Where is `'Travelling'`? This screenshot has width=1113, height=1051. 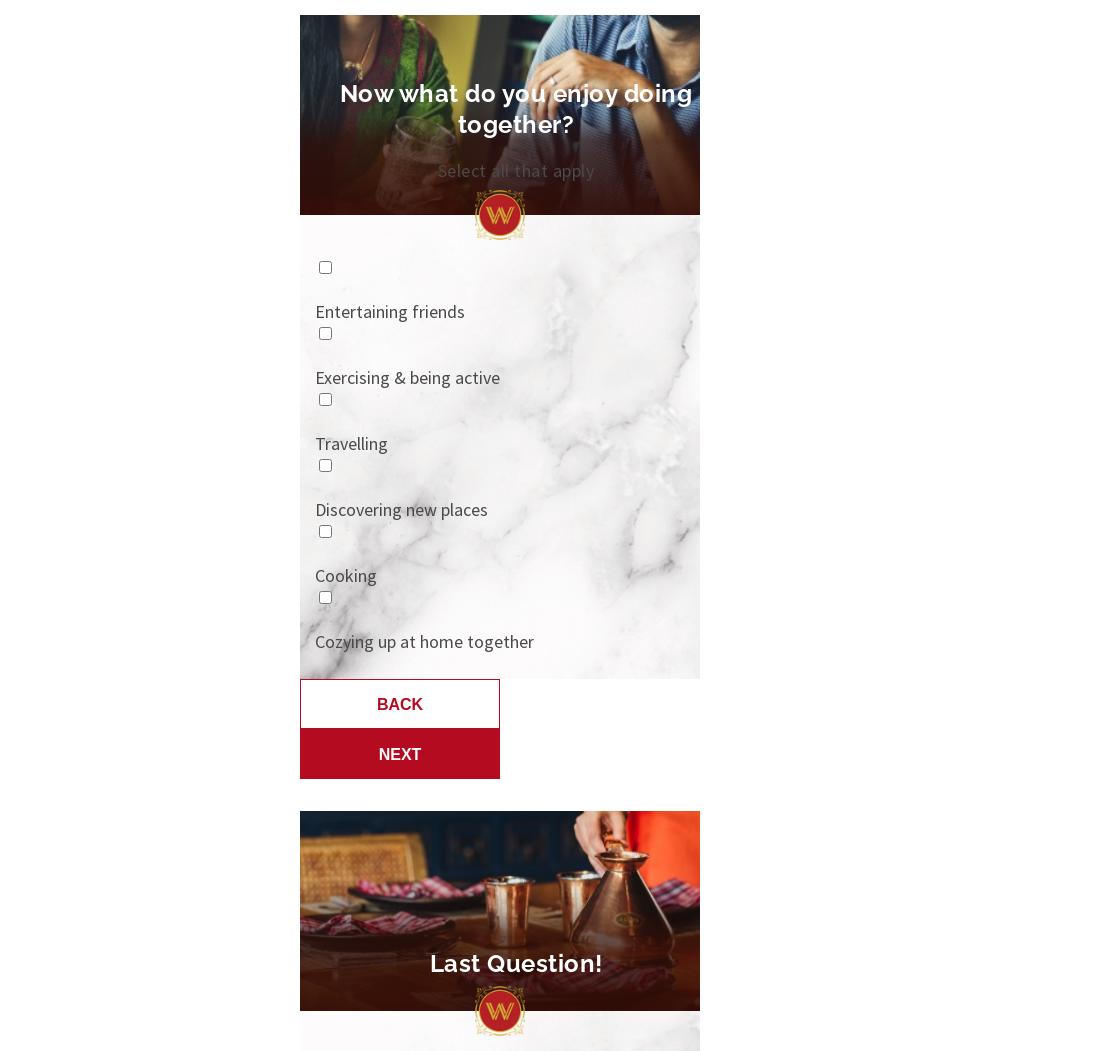 'Travelling' is located at coordinates (351, 443).